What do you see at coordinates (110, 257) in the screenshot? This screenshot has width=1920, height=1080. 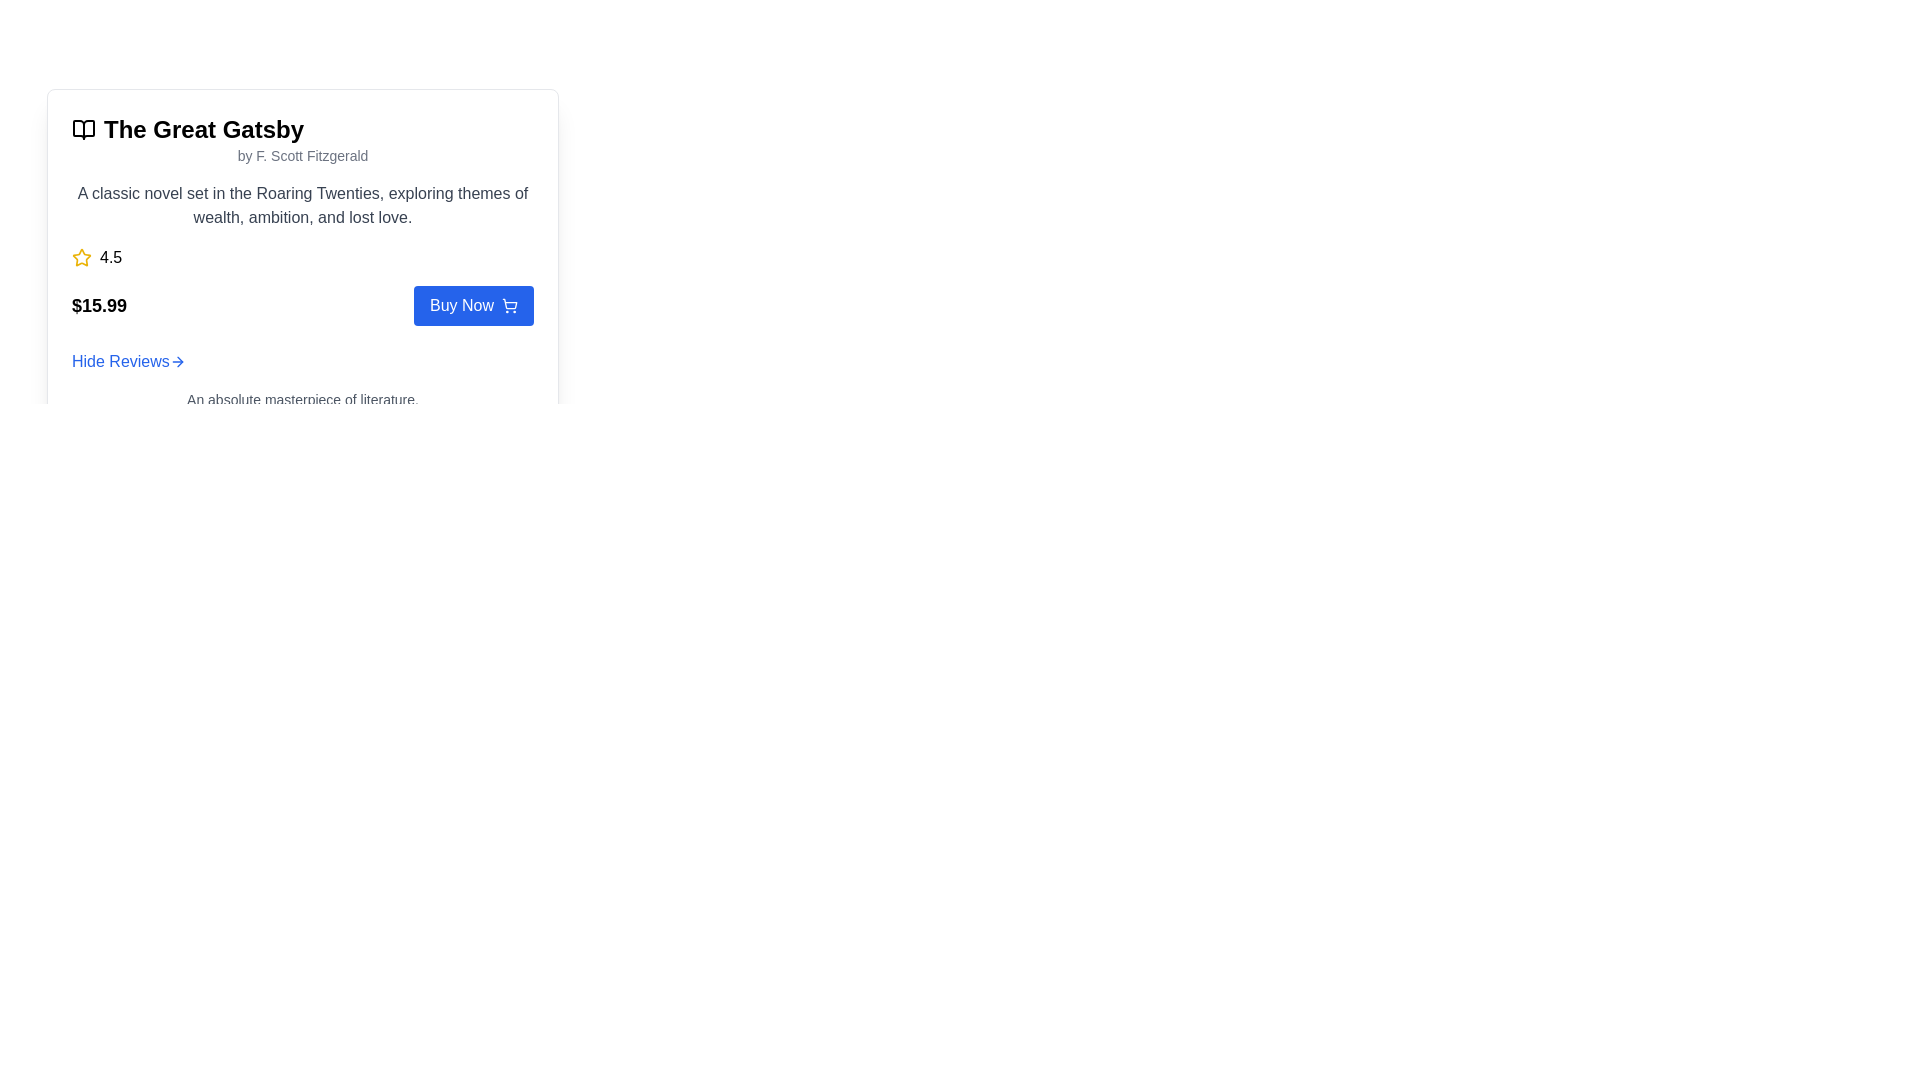 I see `text label displaying the numeric rating '4.5' which is positioned to the right of a yellow star icon in the review section` at bounding box center [110, 257].